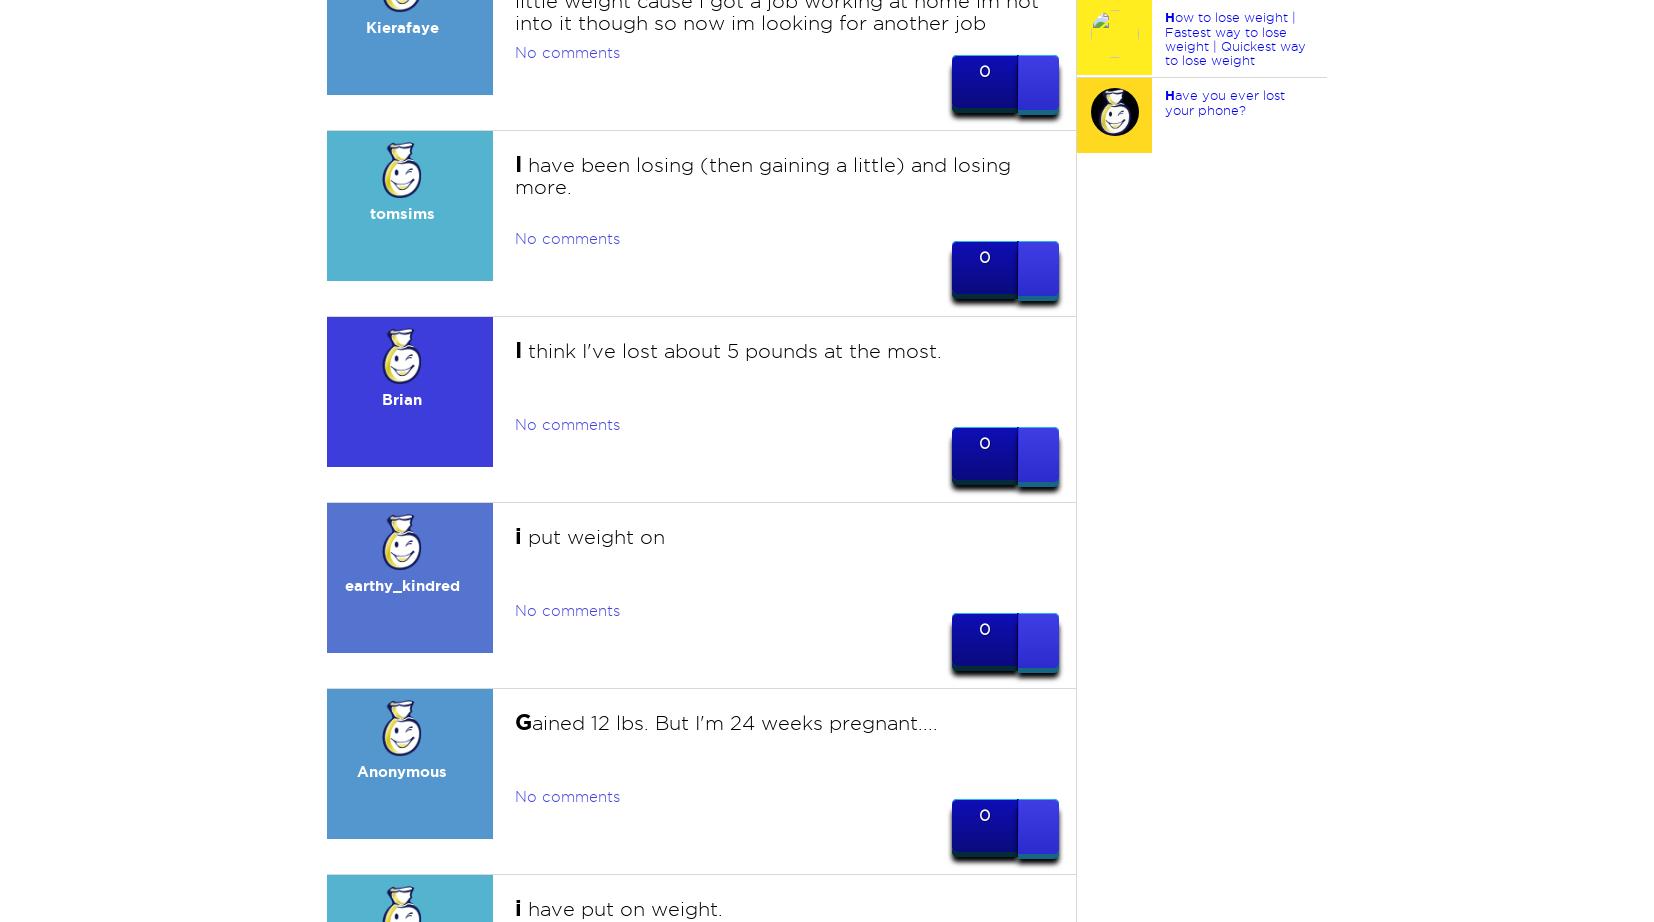 Image resolution: width=1654 pixels, height=922 pixels. I want to click on 'ained 12 lbs. But I'm 24 weeks pregnant....', so click(734, 722).